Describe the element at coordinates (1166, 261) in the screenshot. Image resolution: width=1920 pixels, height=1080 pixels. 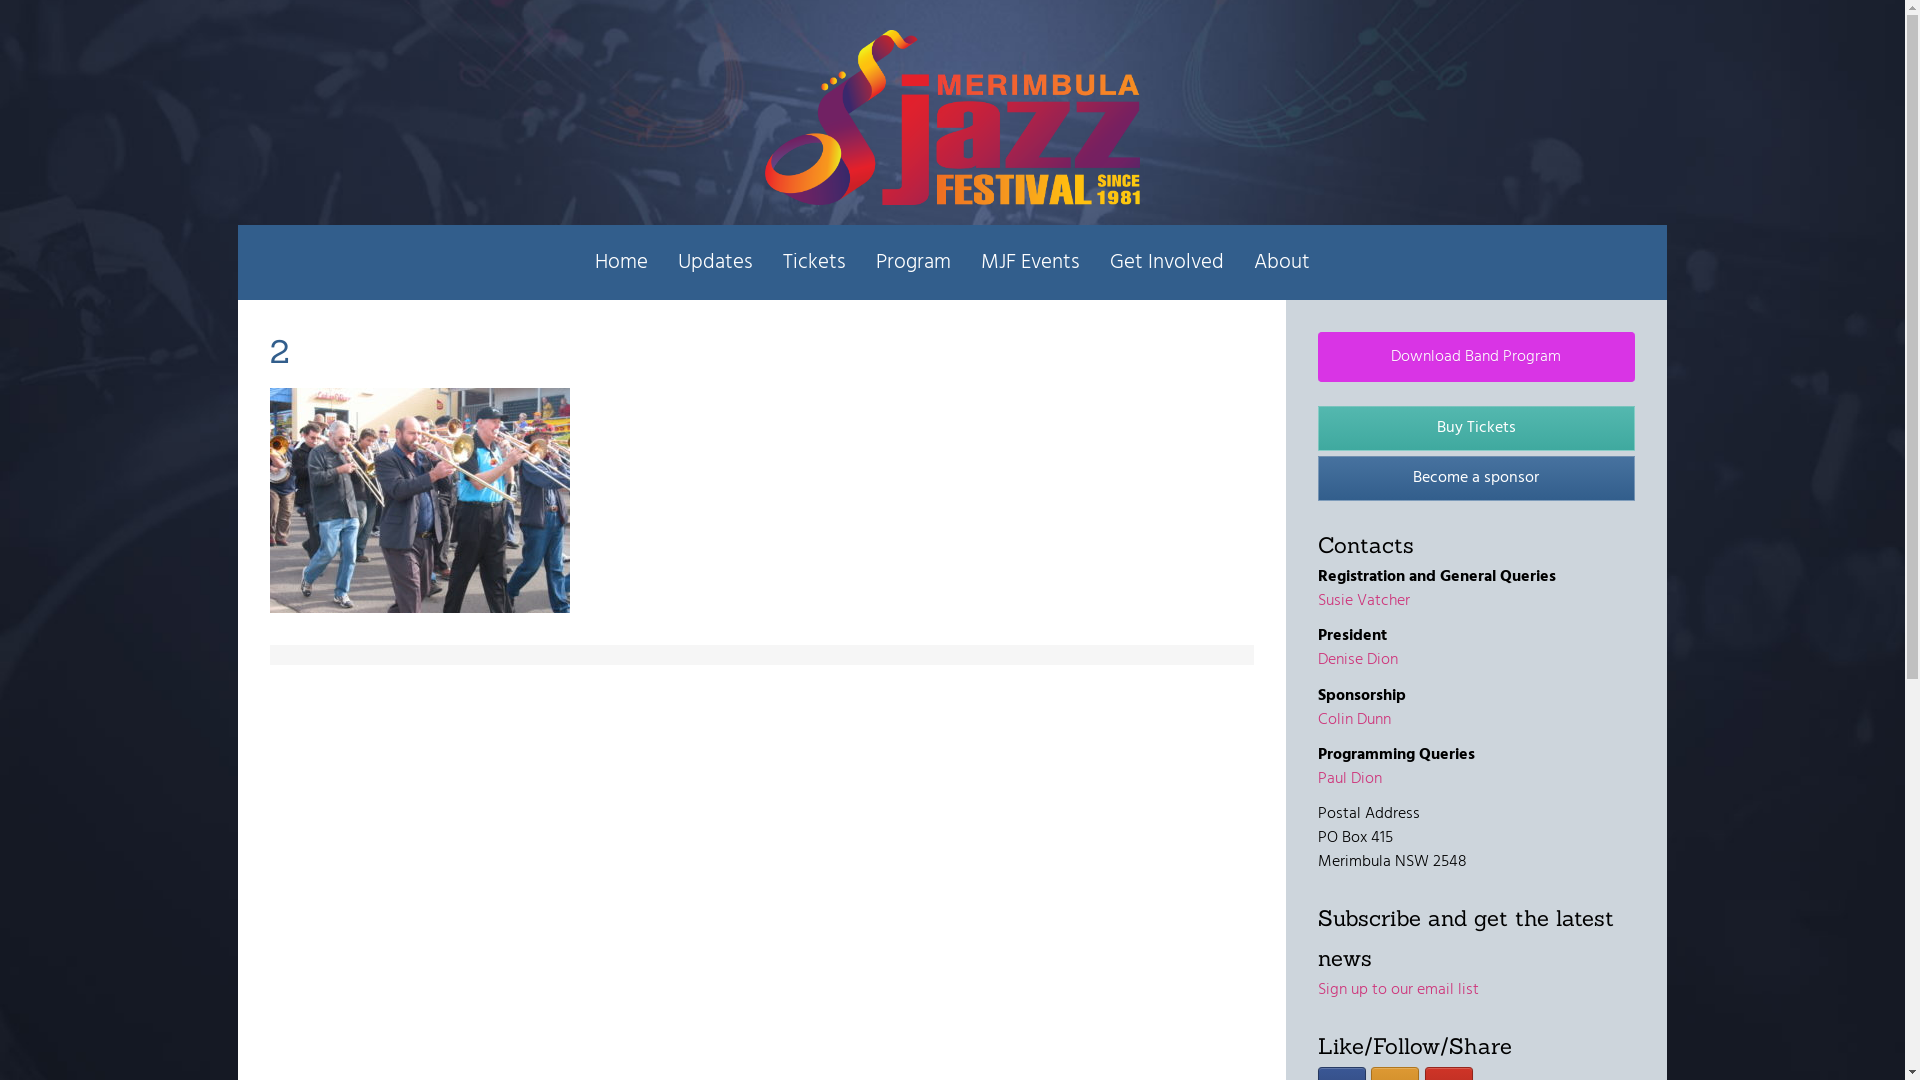
I see `'Get Involved'` at that location.